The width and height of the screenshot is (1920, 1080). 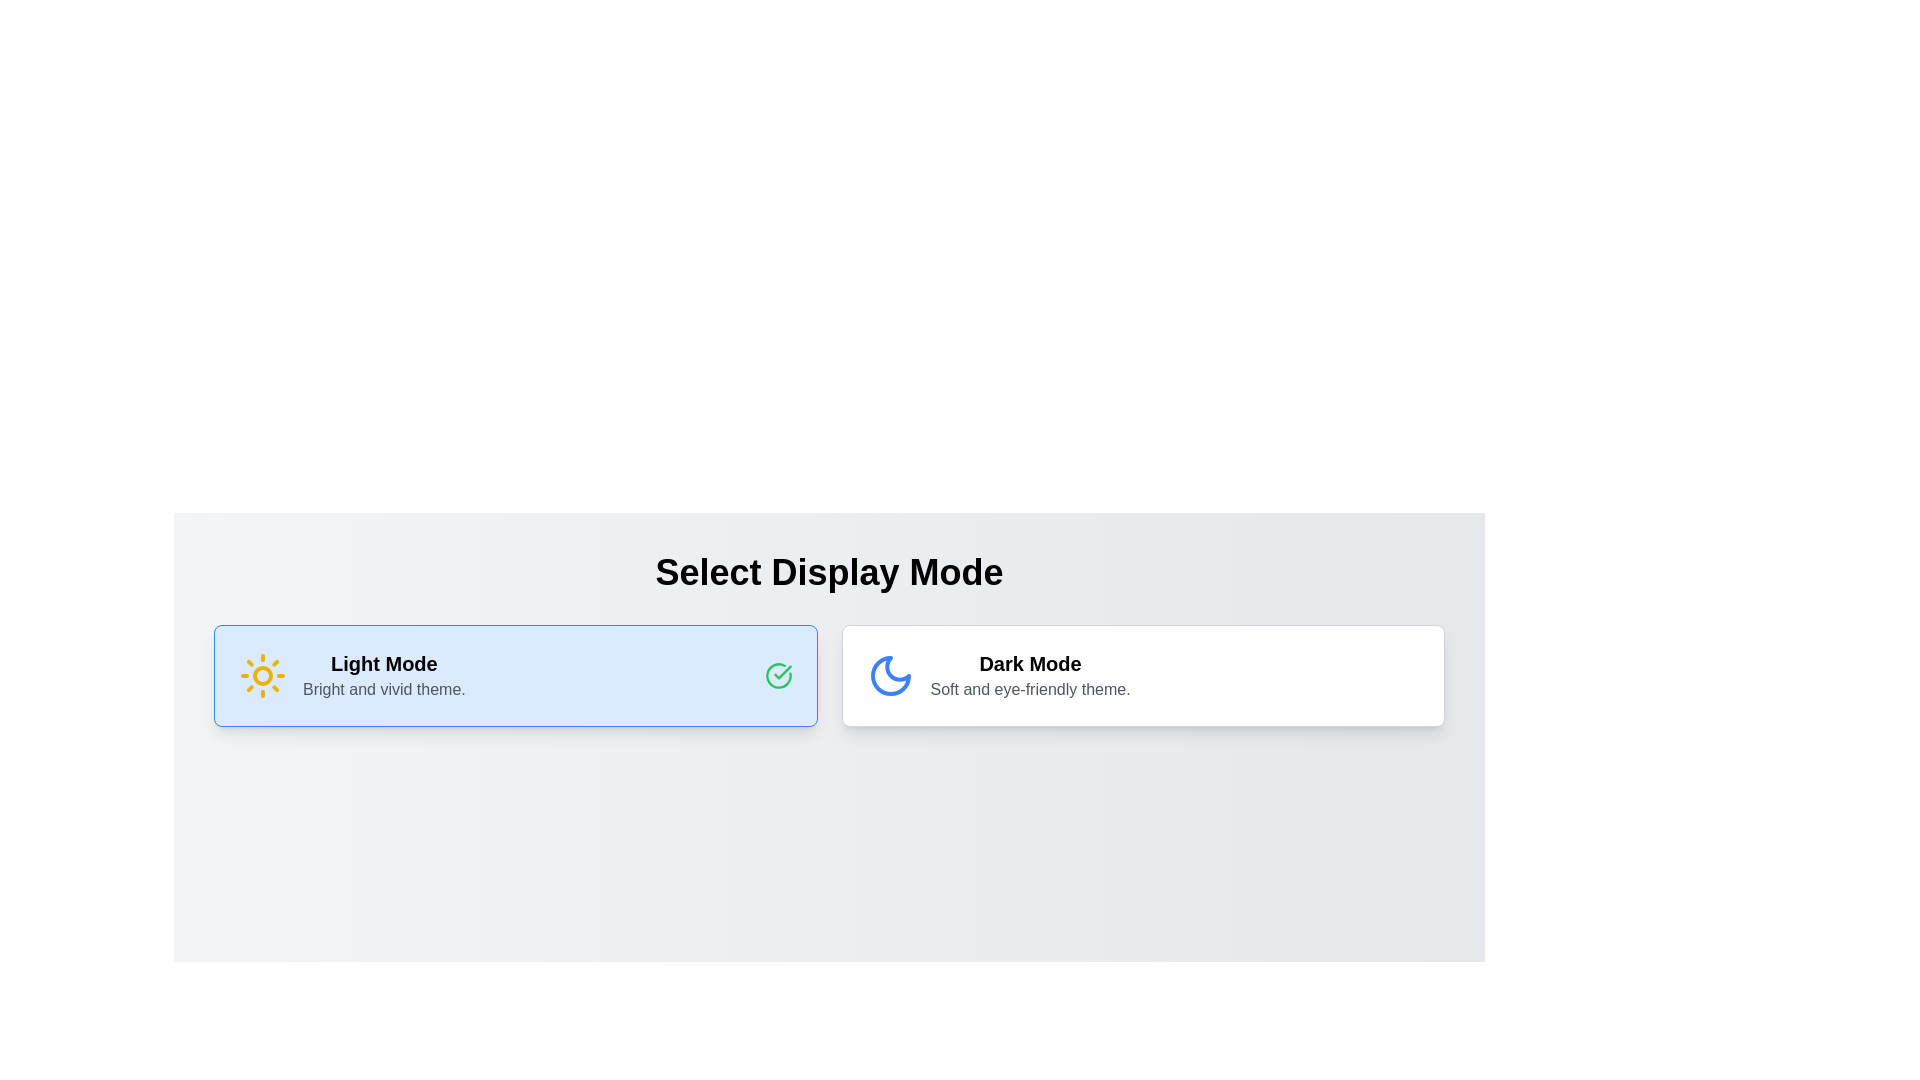 What do you see at coordinates (262, 675) in the screenshot?
I see `the circular center of the sun icon, which is part of the 'Light Mode' button, visually represented as a golden yellow circle with a radius of approximately 4 units` at bounding box center [262, 675].